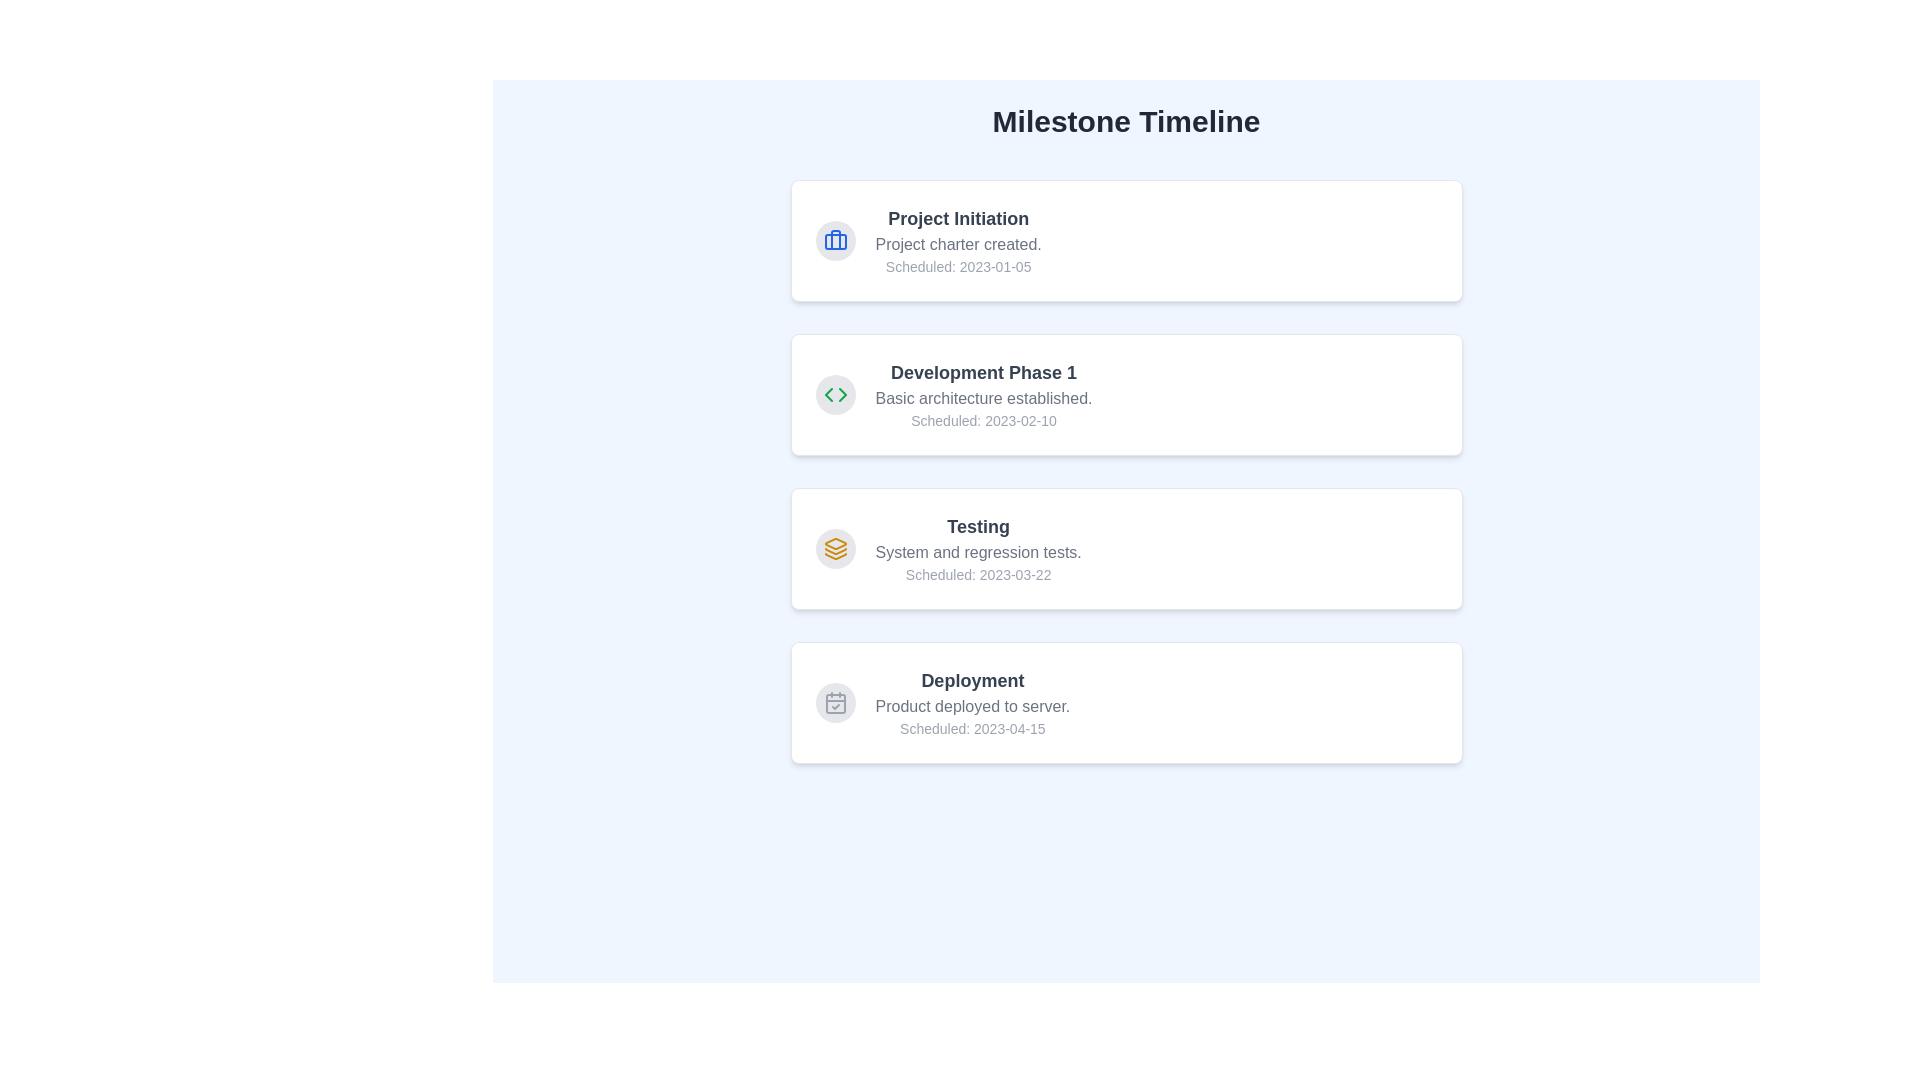  What do you see at coordinates (957, 239) in the screenshot?
I see `the text block displaying details of the 'Project Initiation' milestone within the first milestone card, which is adjacent to a briefcase icon` at bounding box center [957, 239].